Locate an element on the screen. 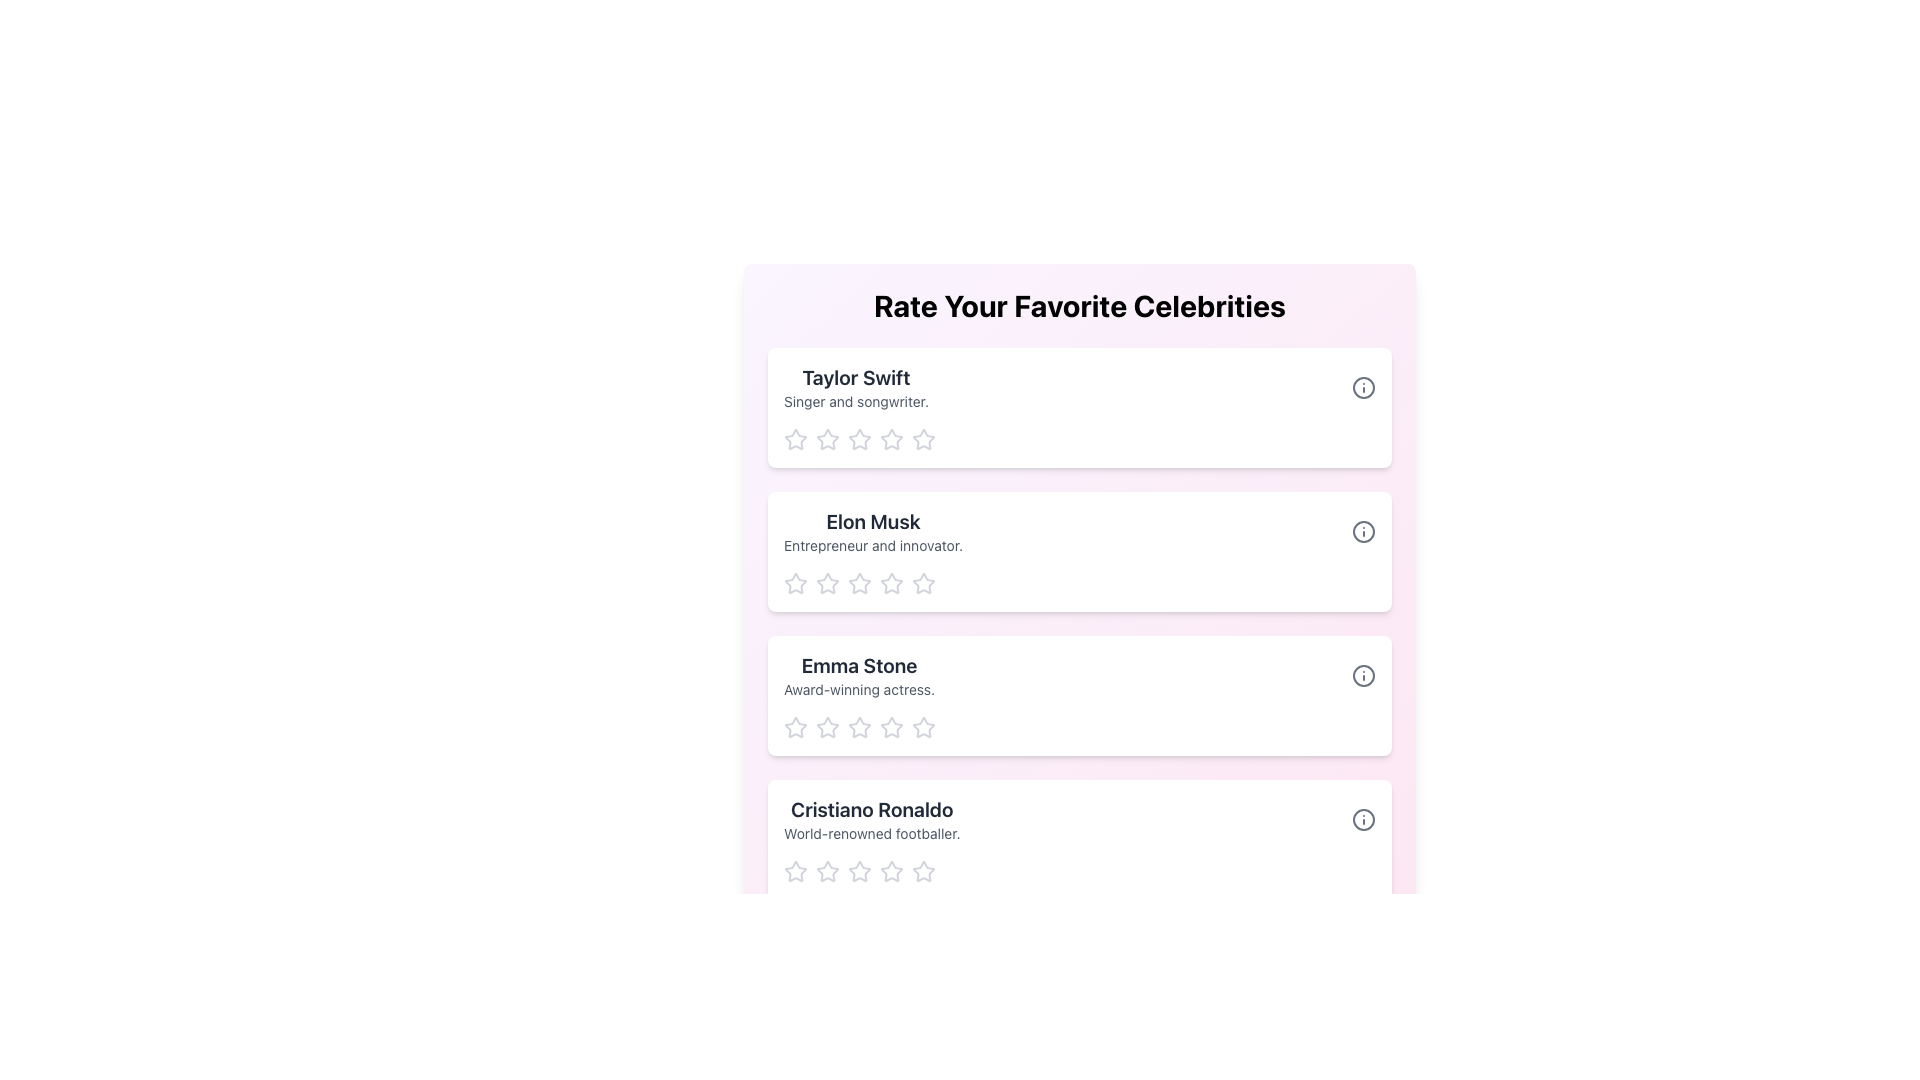 The height and width of the screenshot is (1080, 1920). the text label displaying 'Elon Musk', which is styled in a bold and large font and is located prominently as a heading in the center column of the grid structure is located at coordinates (873, 520).